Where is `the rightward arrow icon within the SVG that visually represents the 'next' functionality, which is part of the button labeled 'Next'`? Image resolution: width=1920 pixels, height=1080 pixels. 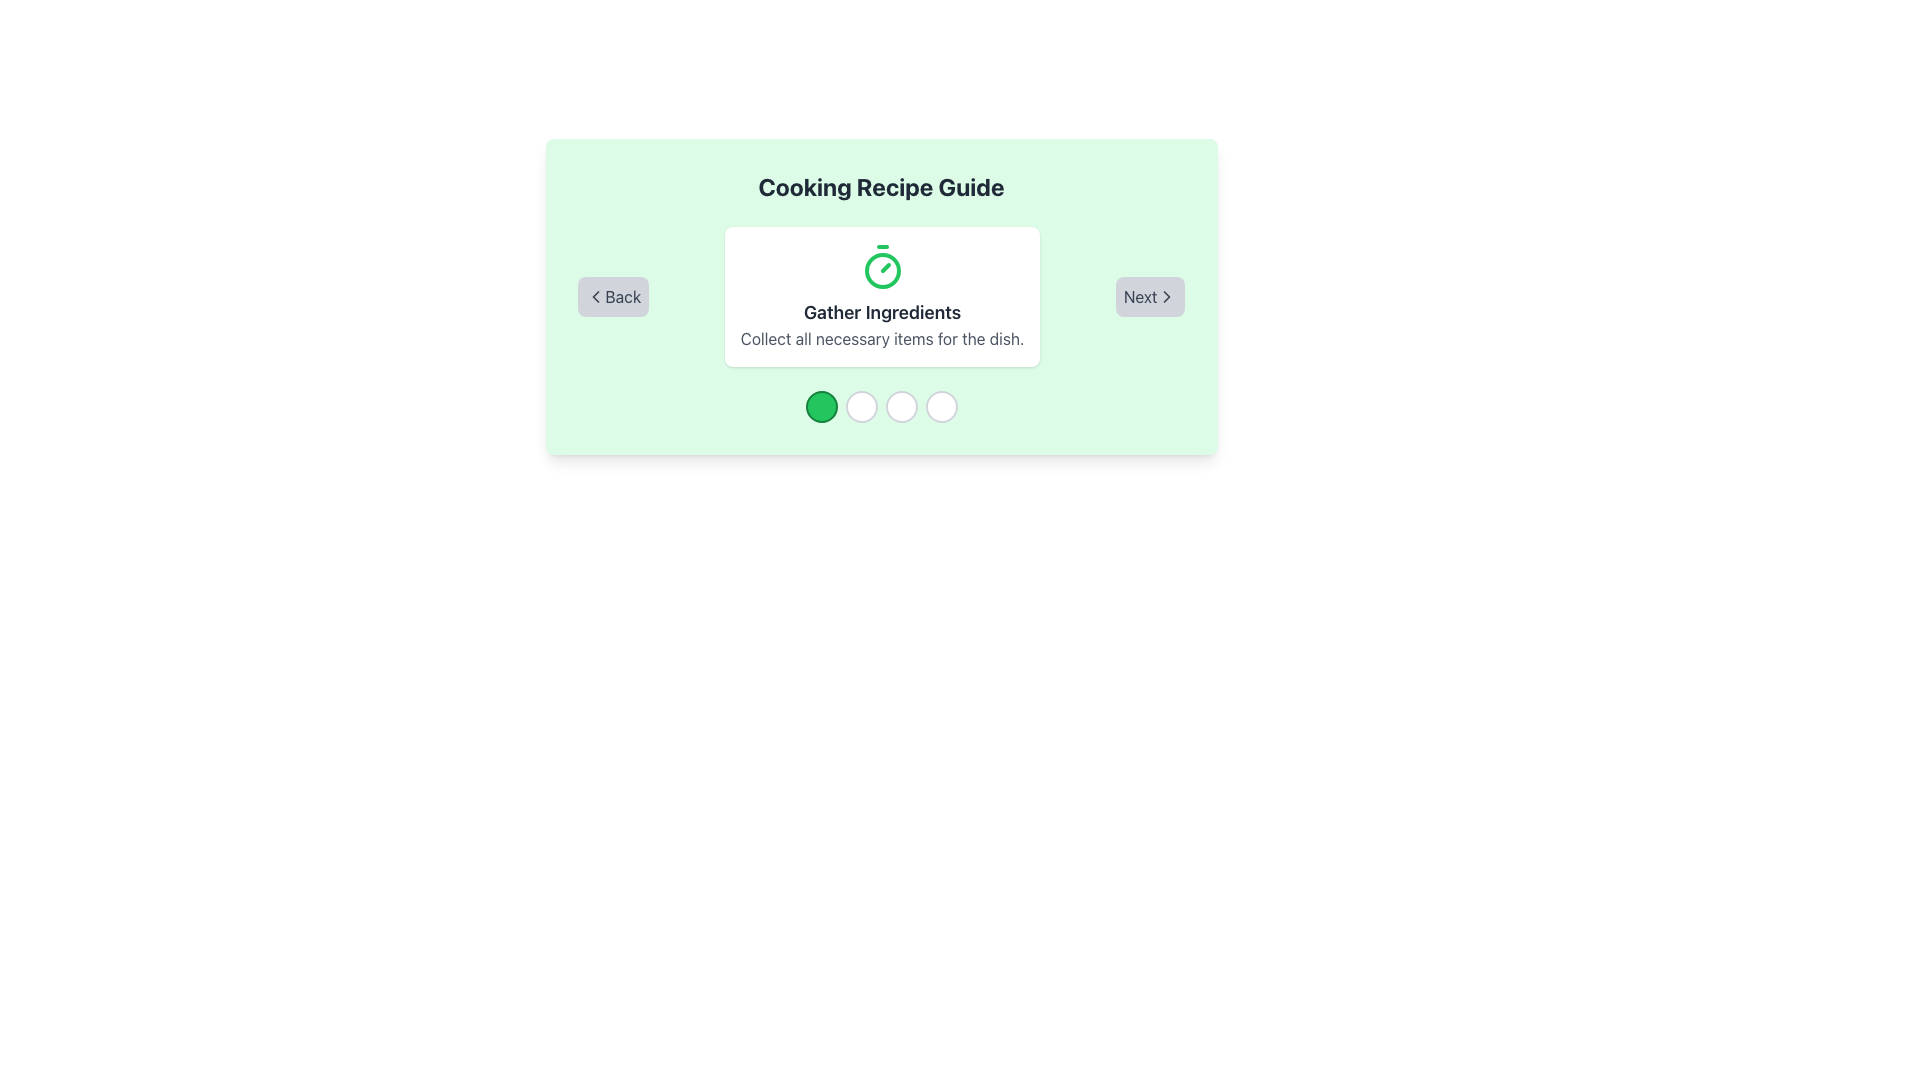
the rightward arrow icon within the SVG that visually represents the 'next' functionality, which is part of the button labeled 'Next' is located at coordinates (1167, 297).